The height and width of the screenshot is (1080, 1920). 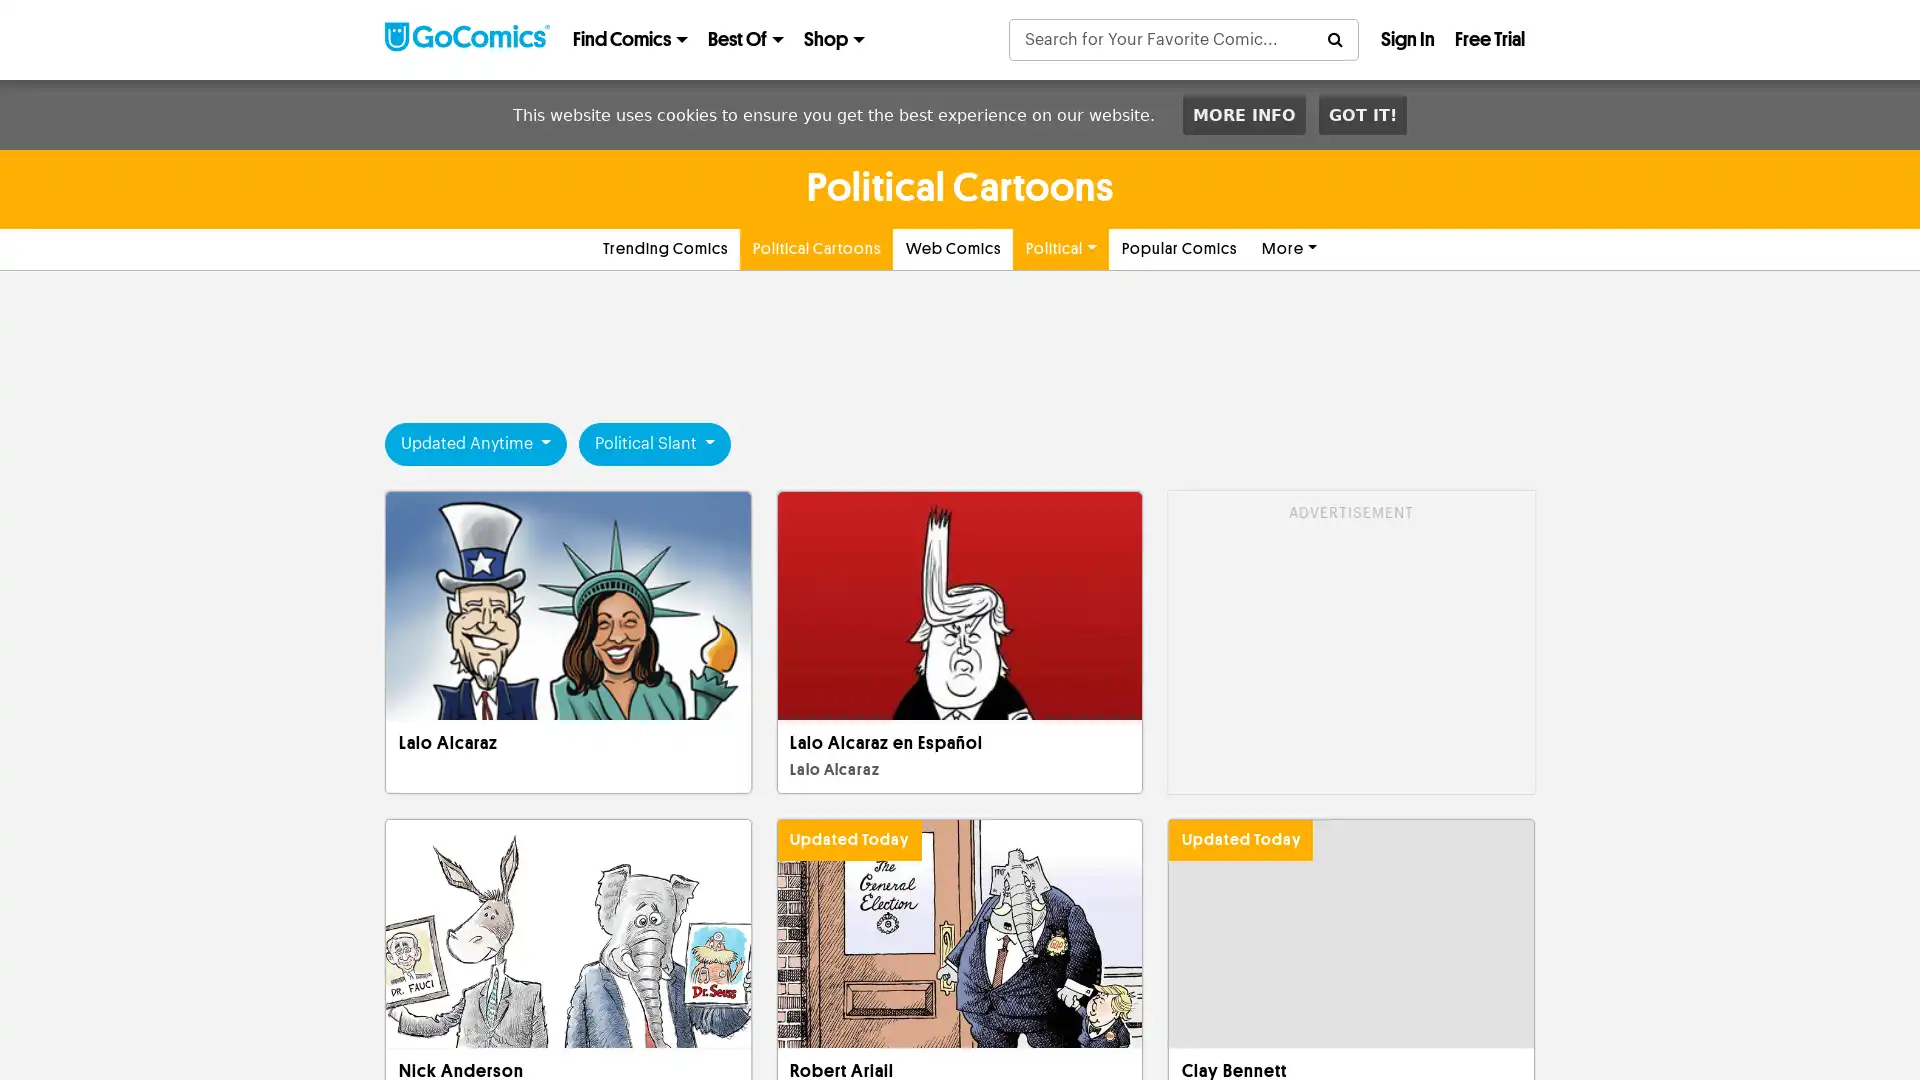 What do you see at coordinates (1362, 1007) in the screenshot?
I see `Close Ad` at bounding box center [1362, 1007].